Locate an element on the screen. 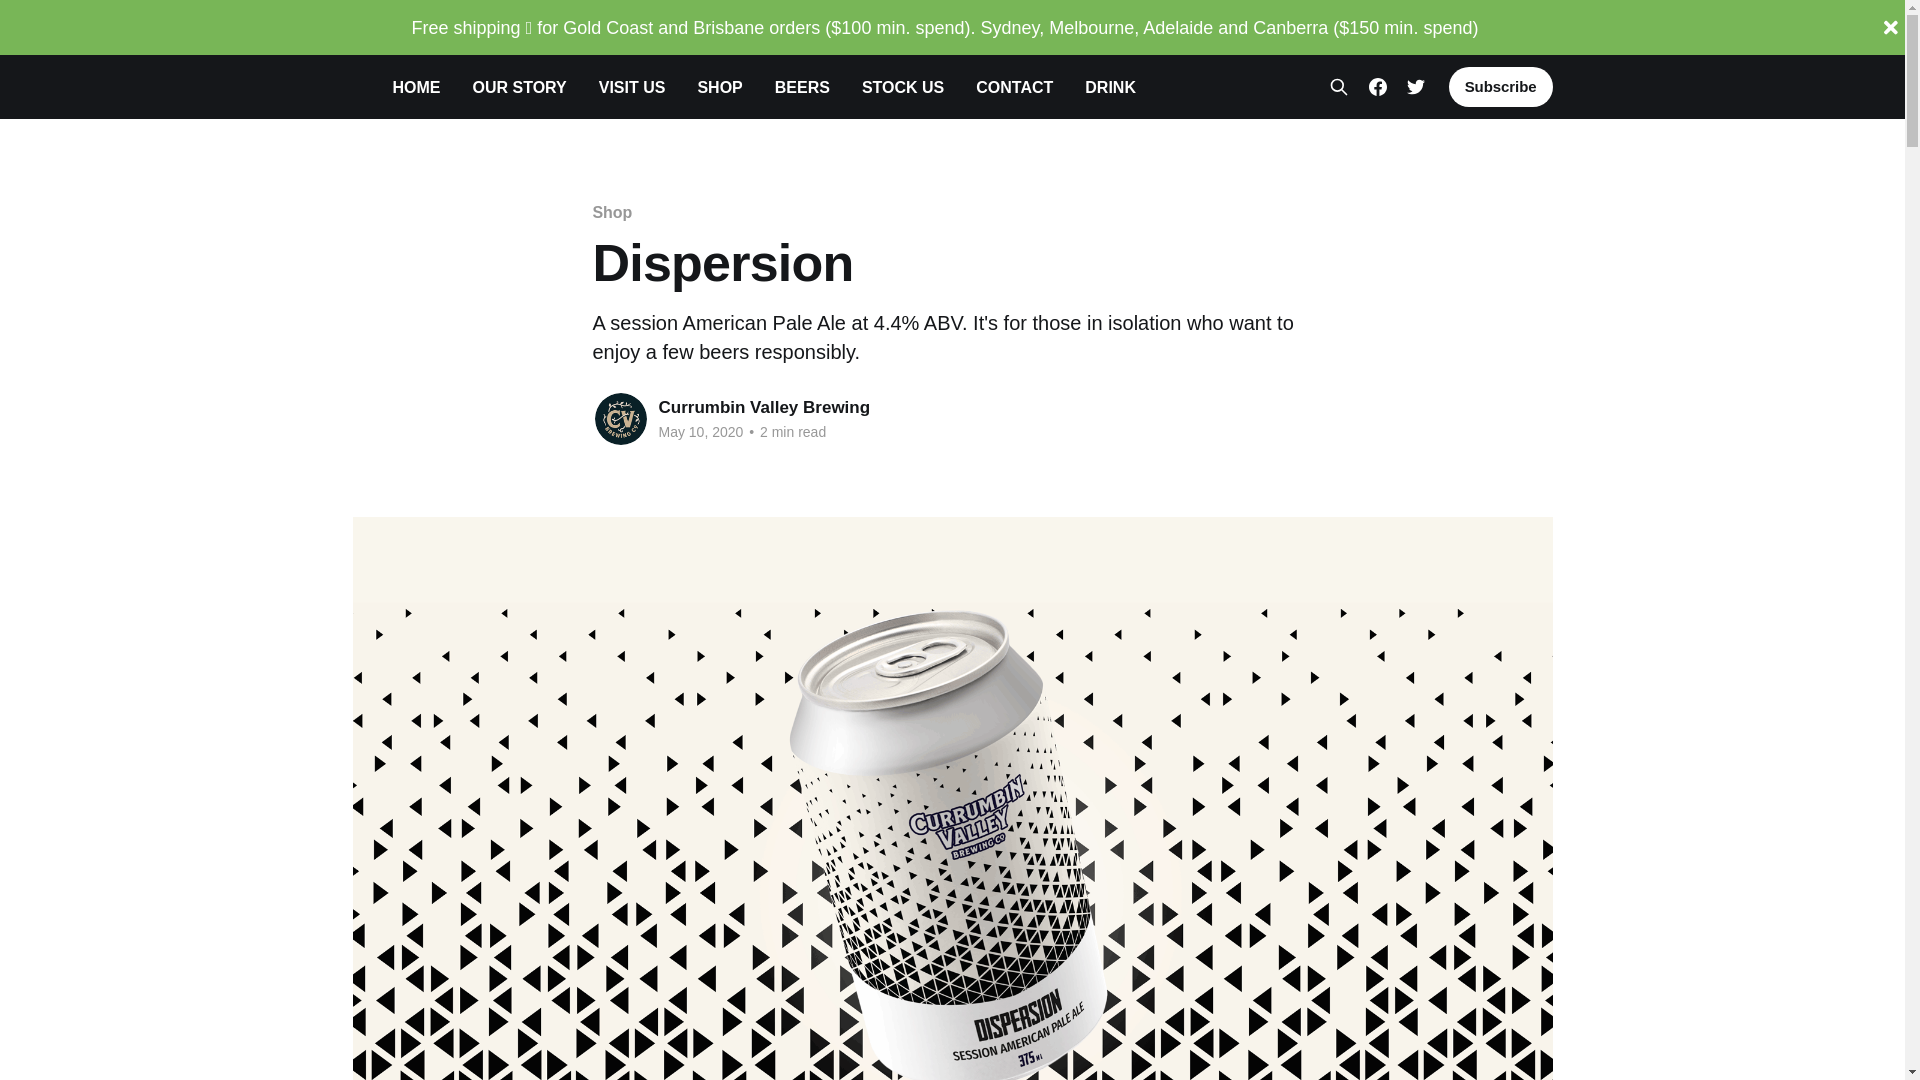 This screenshot has height=1080, width=1920. 'HOME' is located at coordinates (415, 86).